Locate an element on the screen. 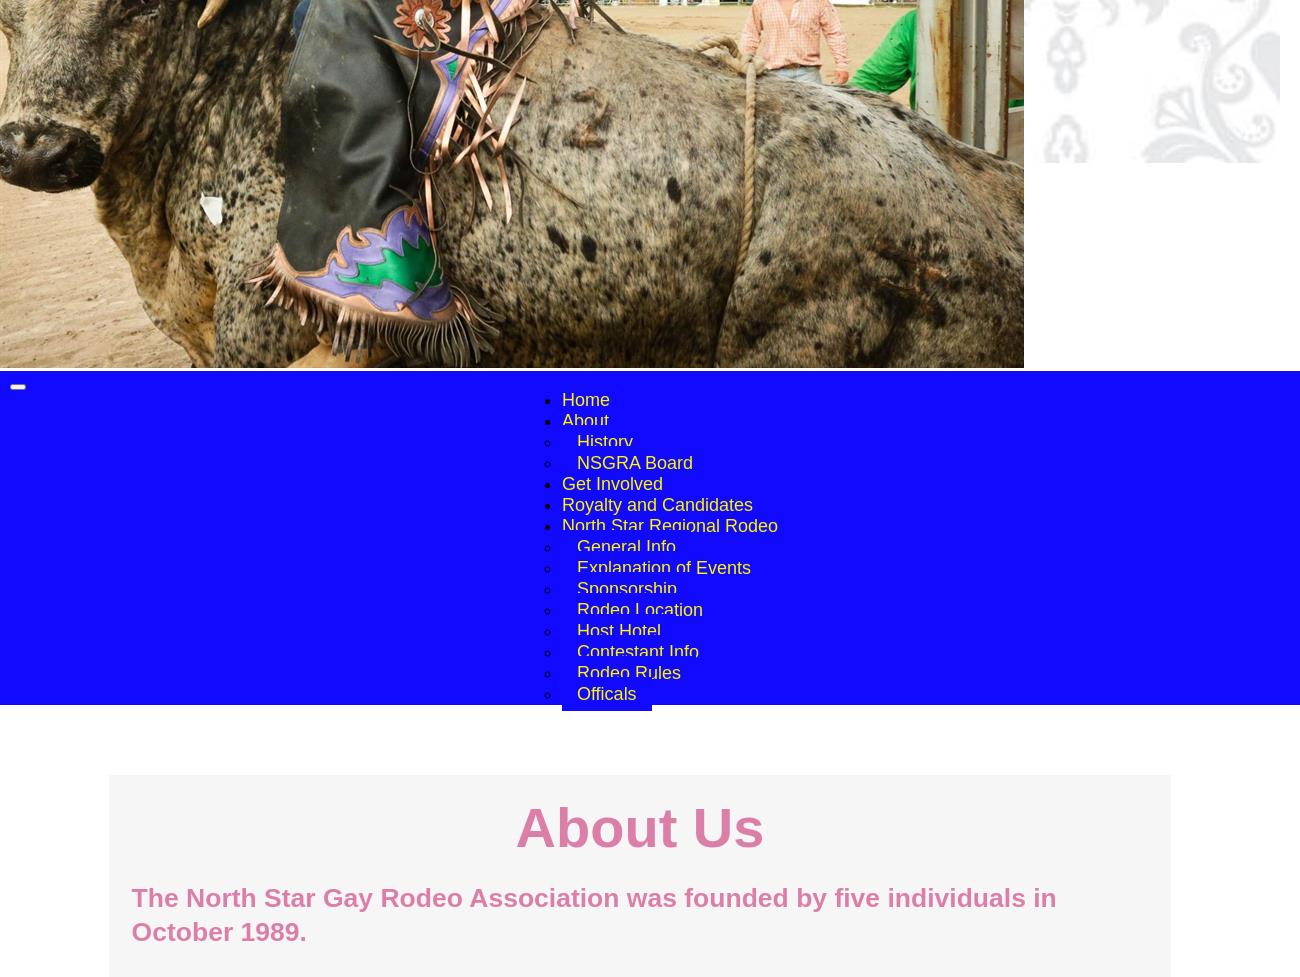 This screenshot has height=977, width=1300. 'Sponsorship' is located at coordinates (626, 588).